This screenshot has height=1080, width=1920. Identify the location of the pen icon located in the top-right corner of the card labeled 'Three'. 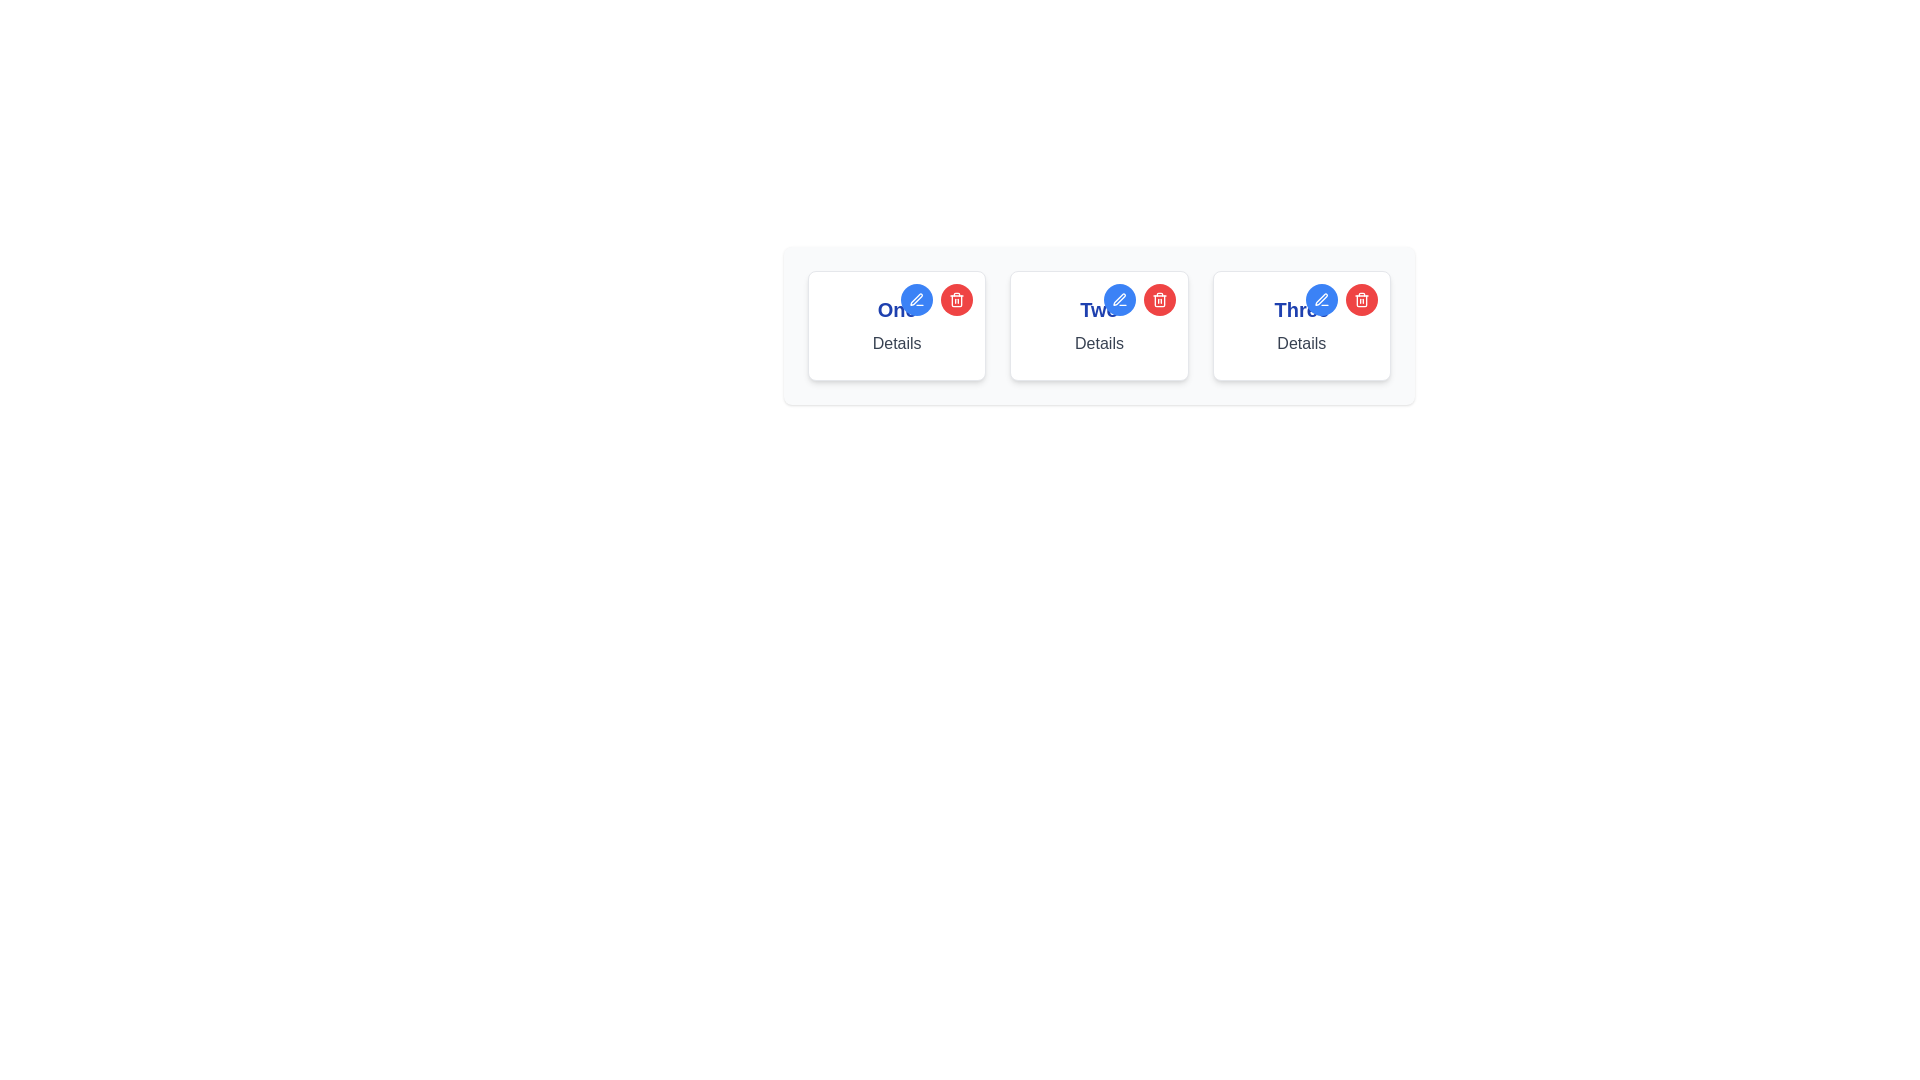
(1321, 299).